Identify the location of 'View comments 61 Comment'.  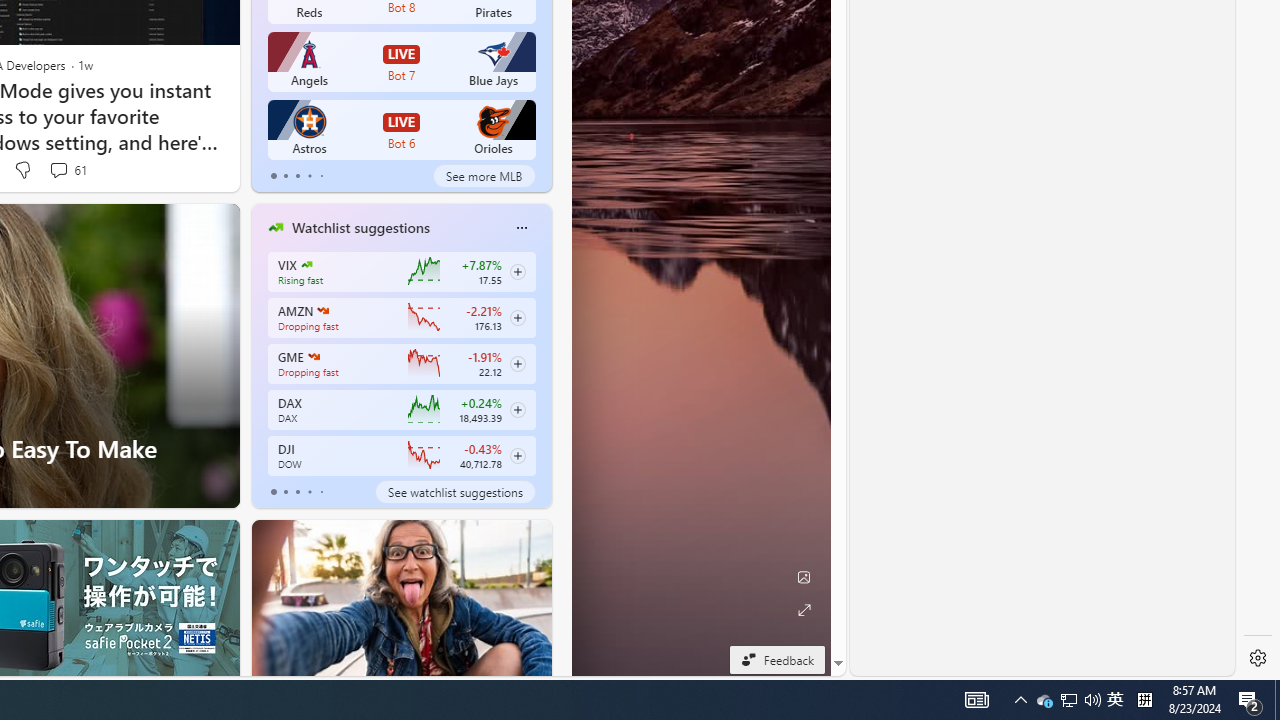
(67, 169).